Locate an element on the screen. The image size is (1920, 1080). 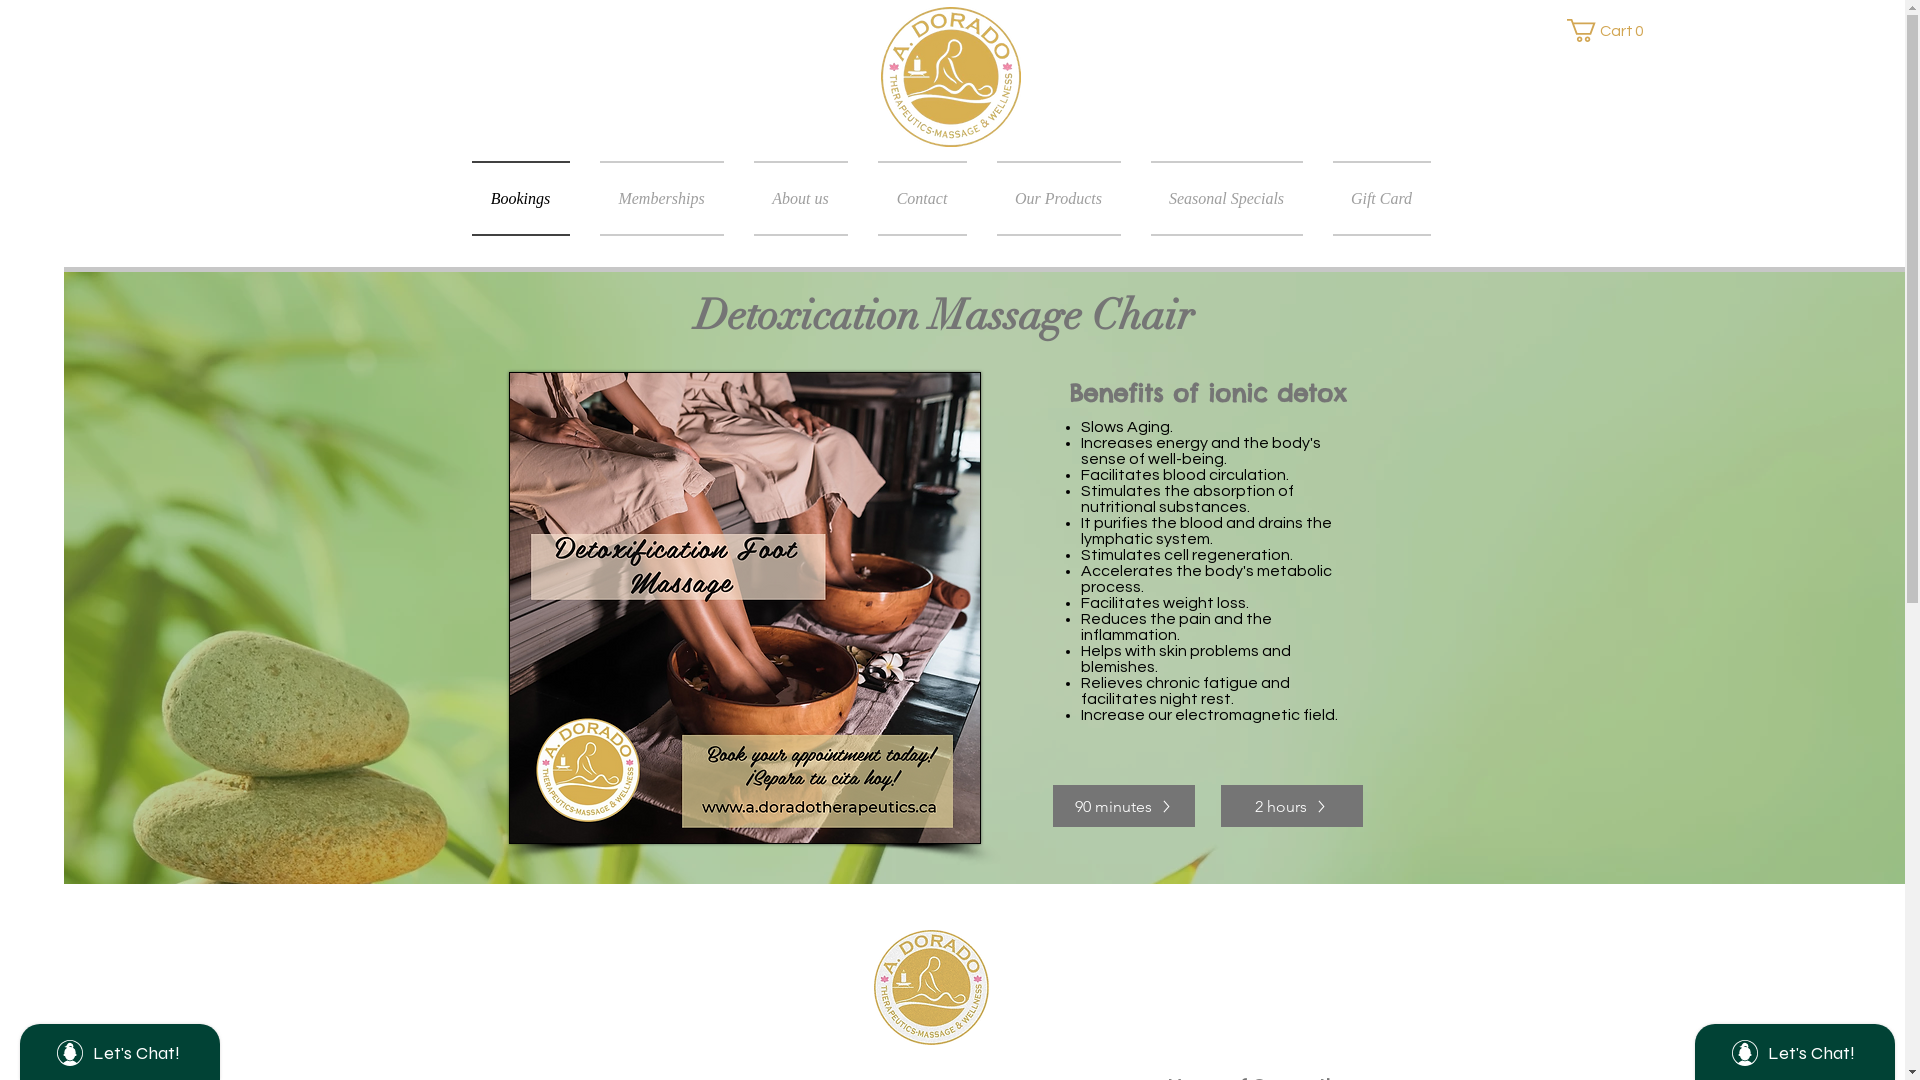
'Bookings' is located at coordinates (528, 198).